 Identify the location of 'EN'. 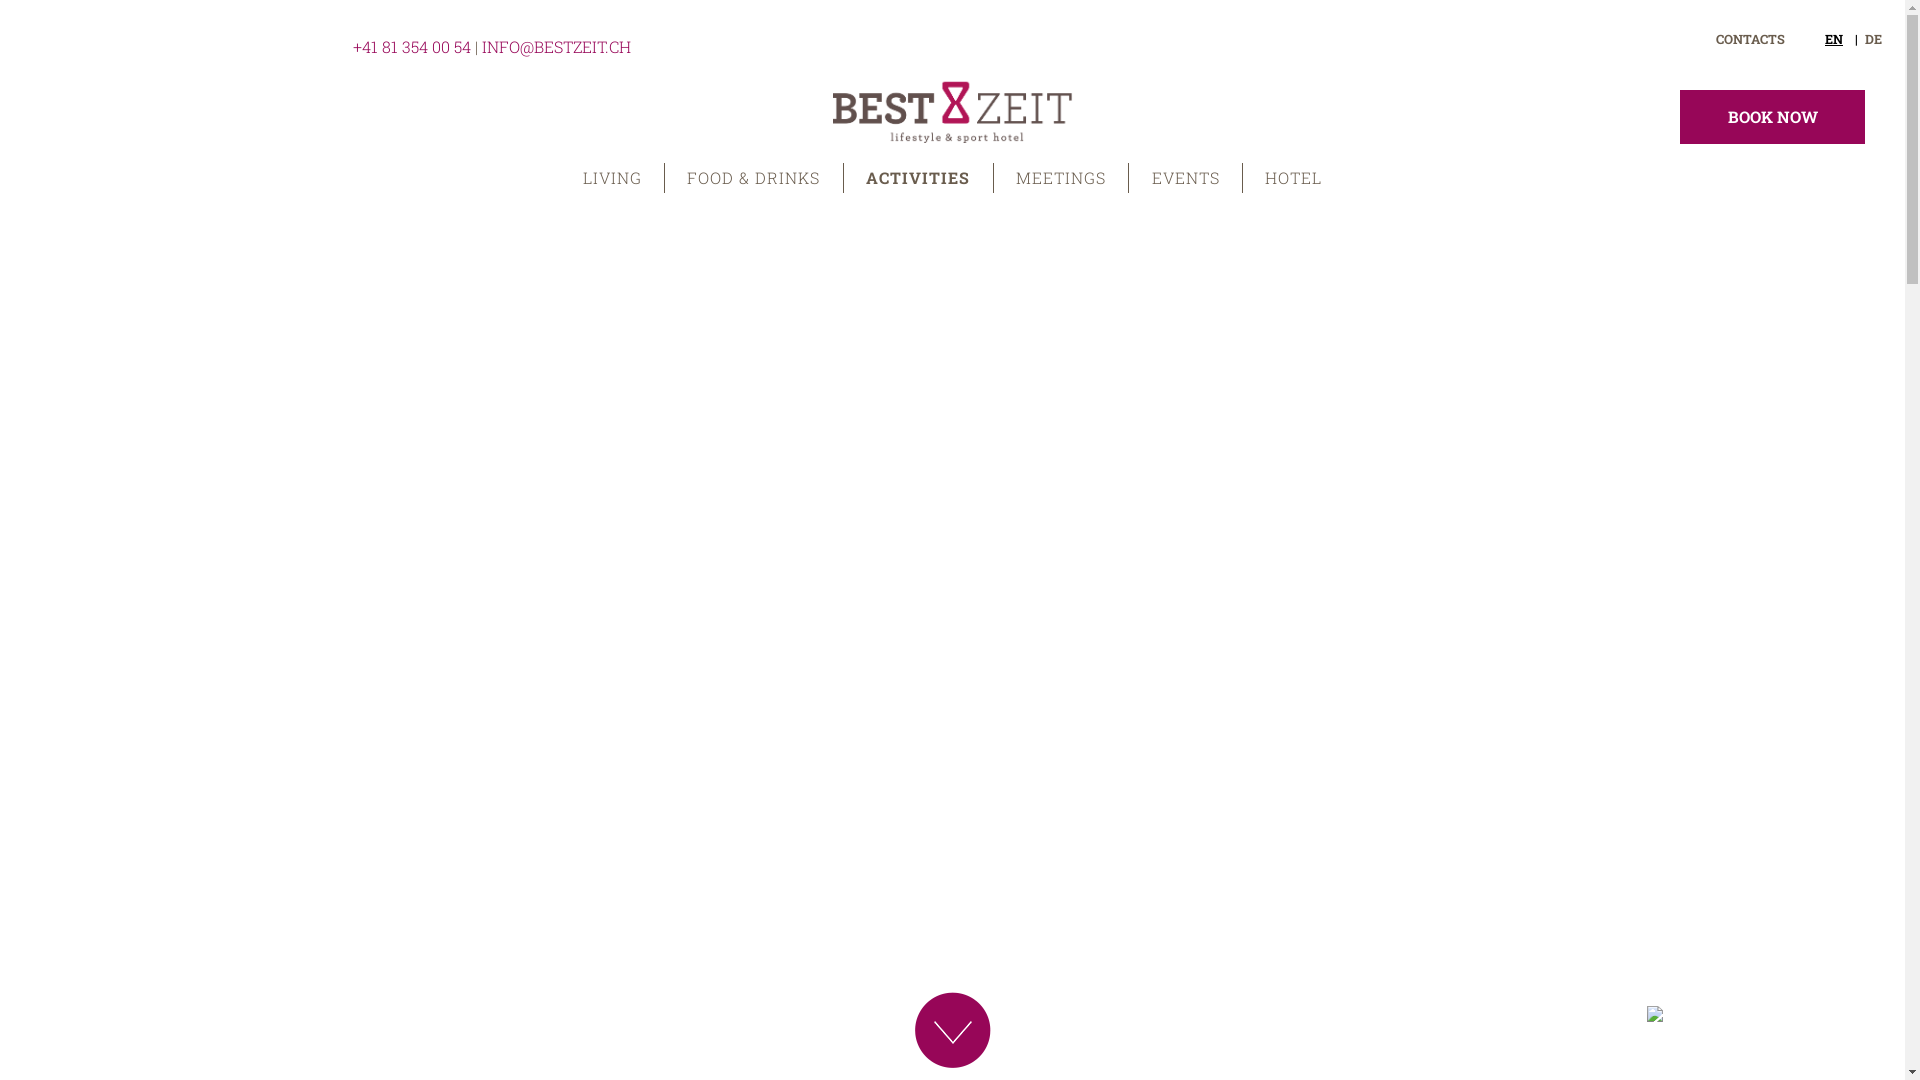
(1840, 38).